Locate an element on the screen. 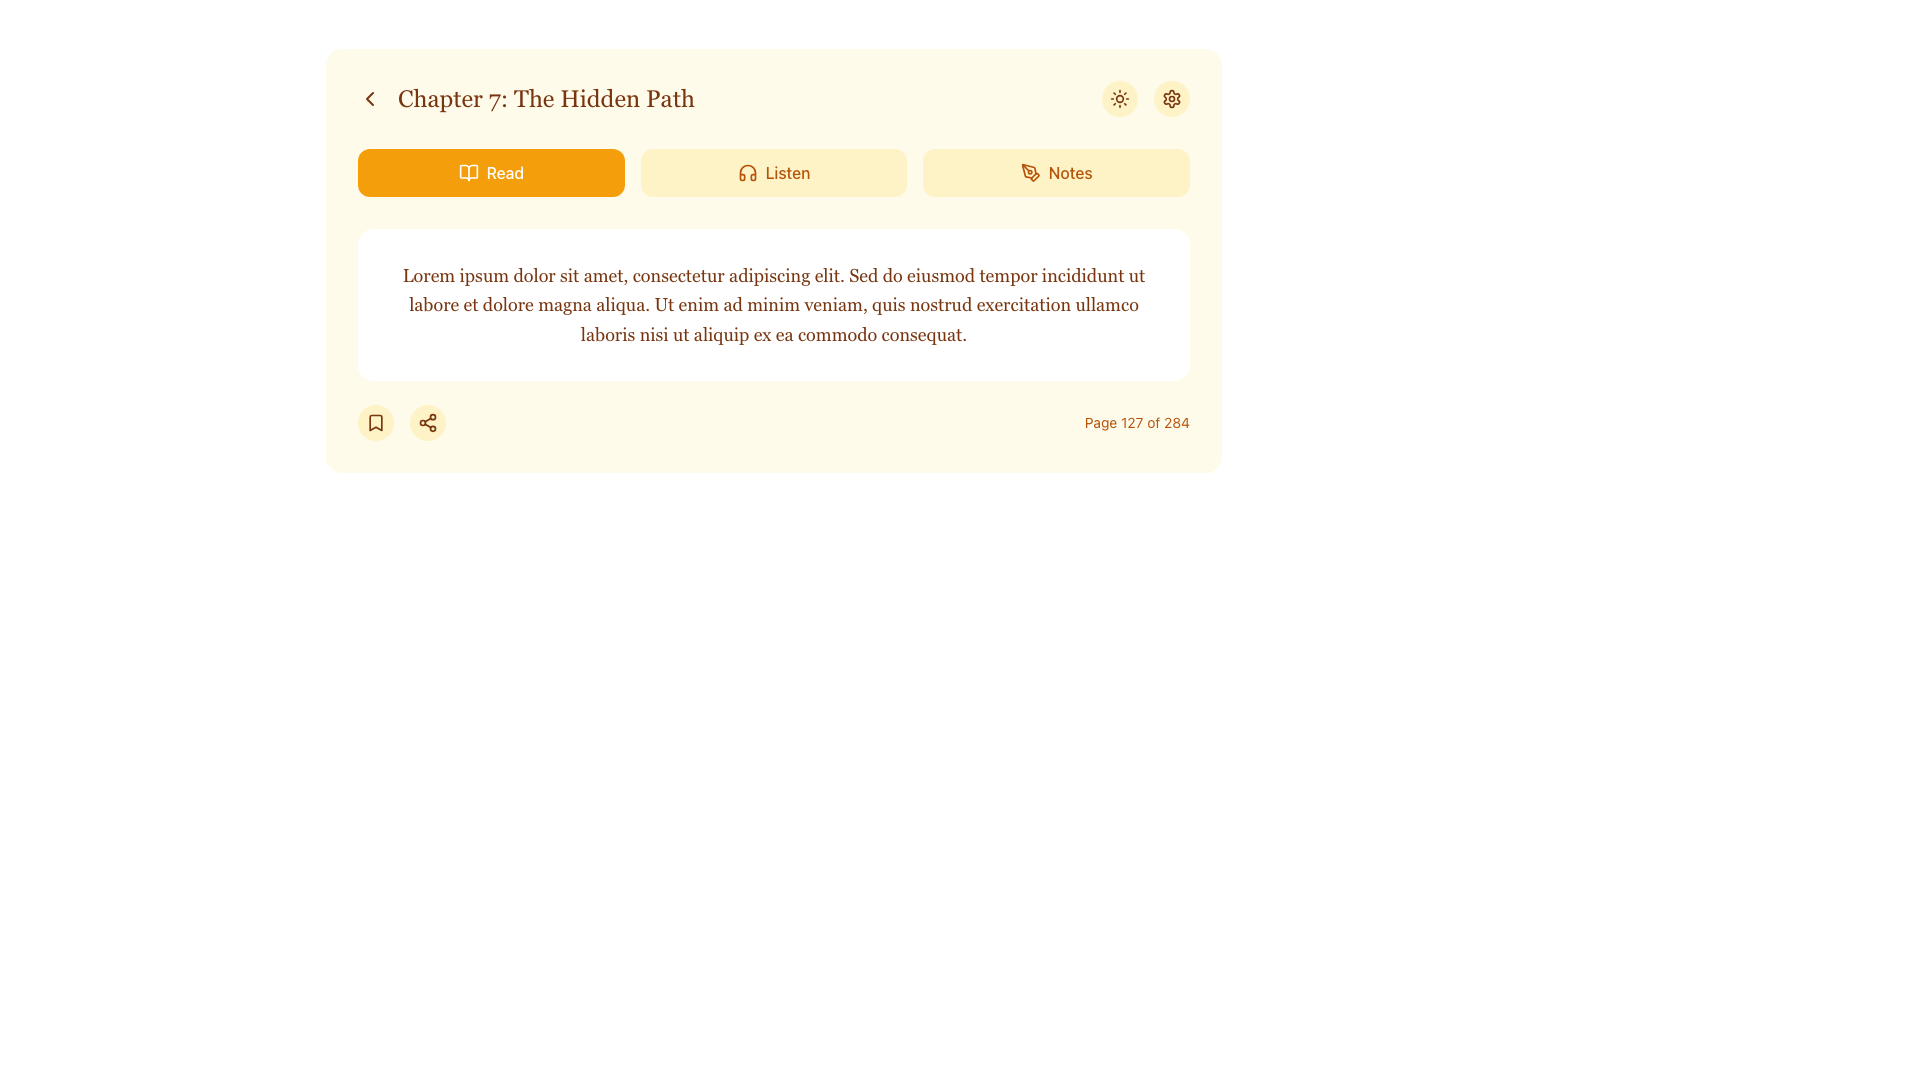  the bookmark icon, which is a muted brown ribbon-shaped icon located is located at coordinates (375, 420).